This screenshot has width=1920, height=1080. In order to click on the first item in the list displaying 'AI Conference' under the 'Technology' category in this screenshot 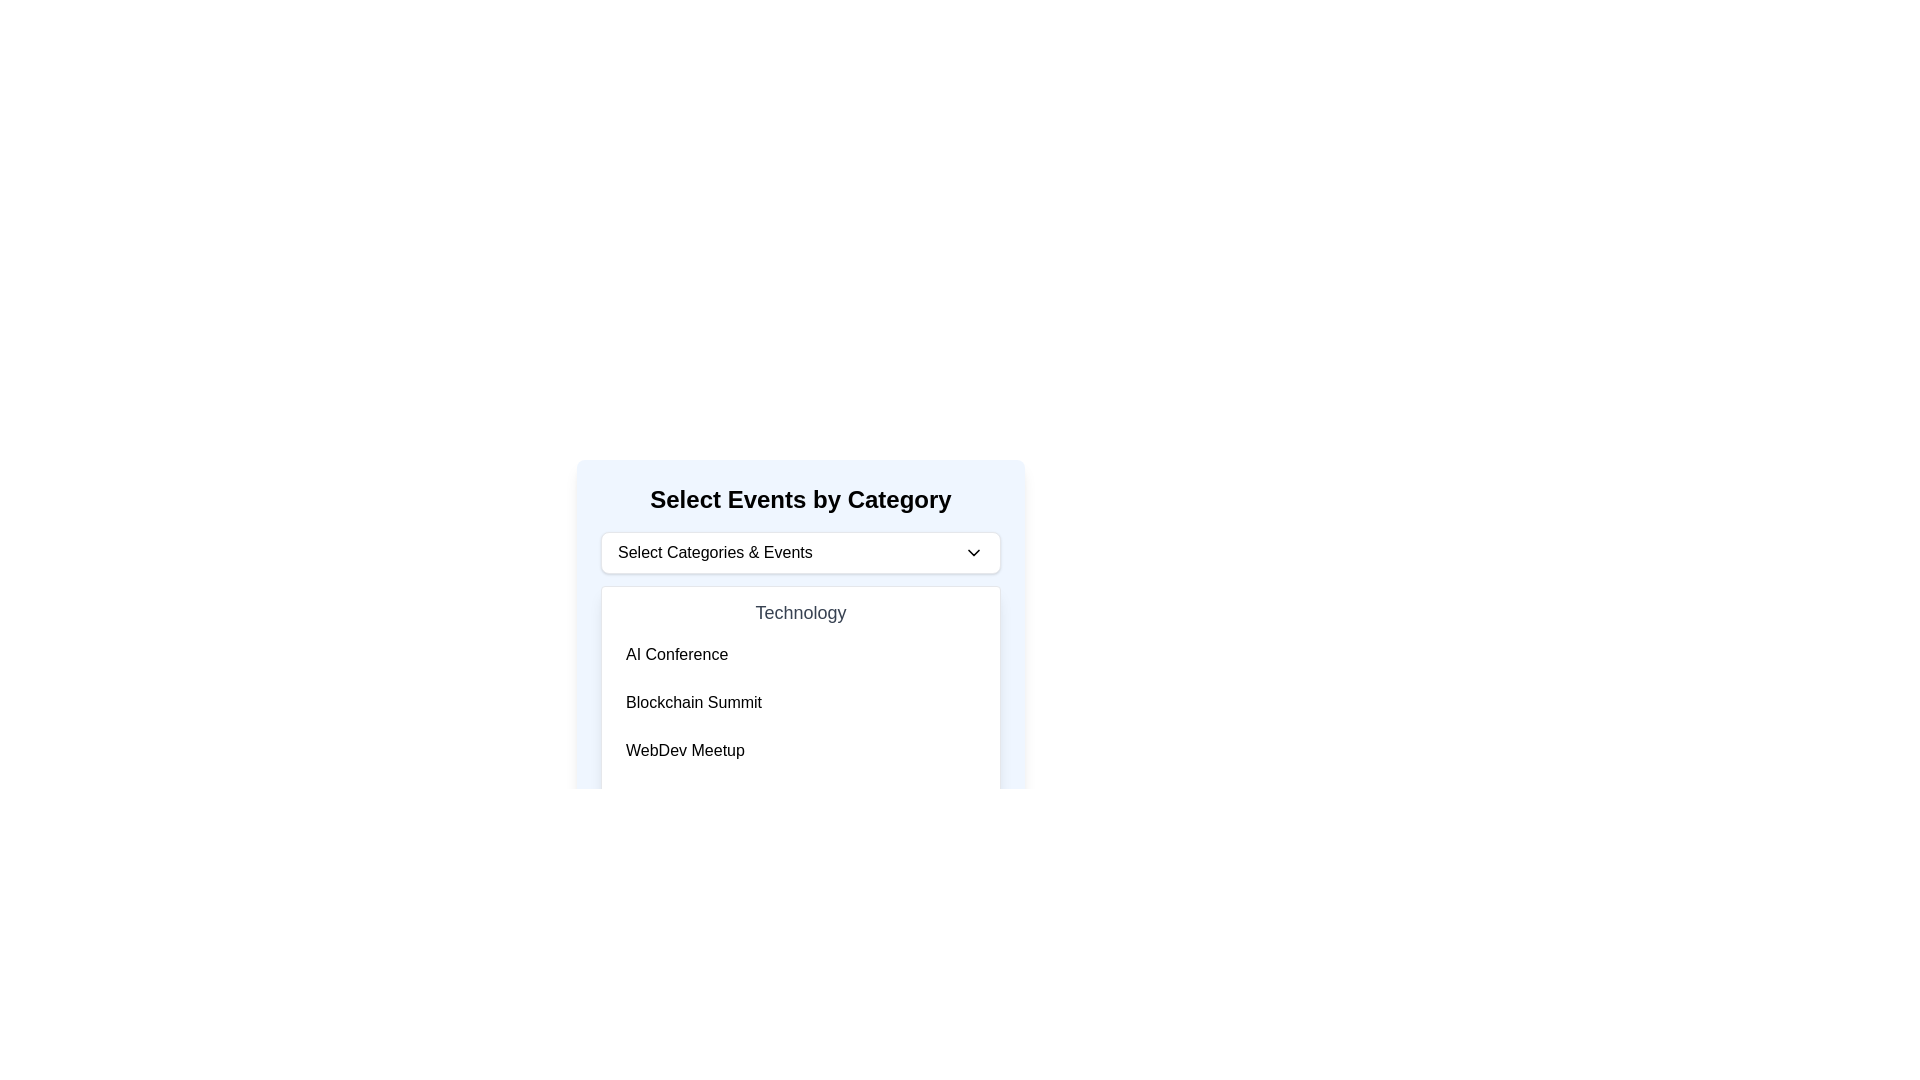, I will do `click(801, 655)`.